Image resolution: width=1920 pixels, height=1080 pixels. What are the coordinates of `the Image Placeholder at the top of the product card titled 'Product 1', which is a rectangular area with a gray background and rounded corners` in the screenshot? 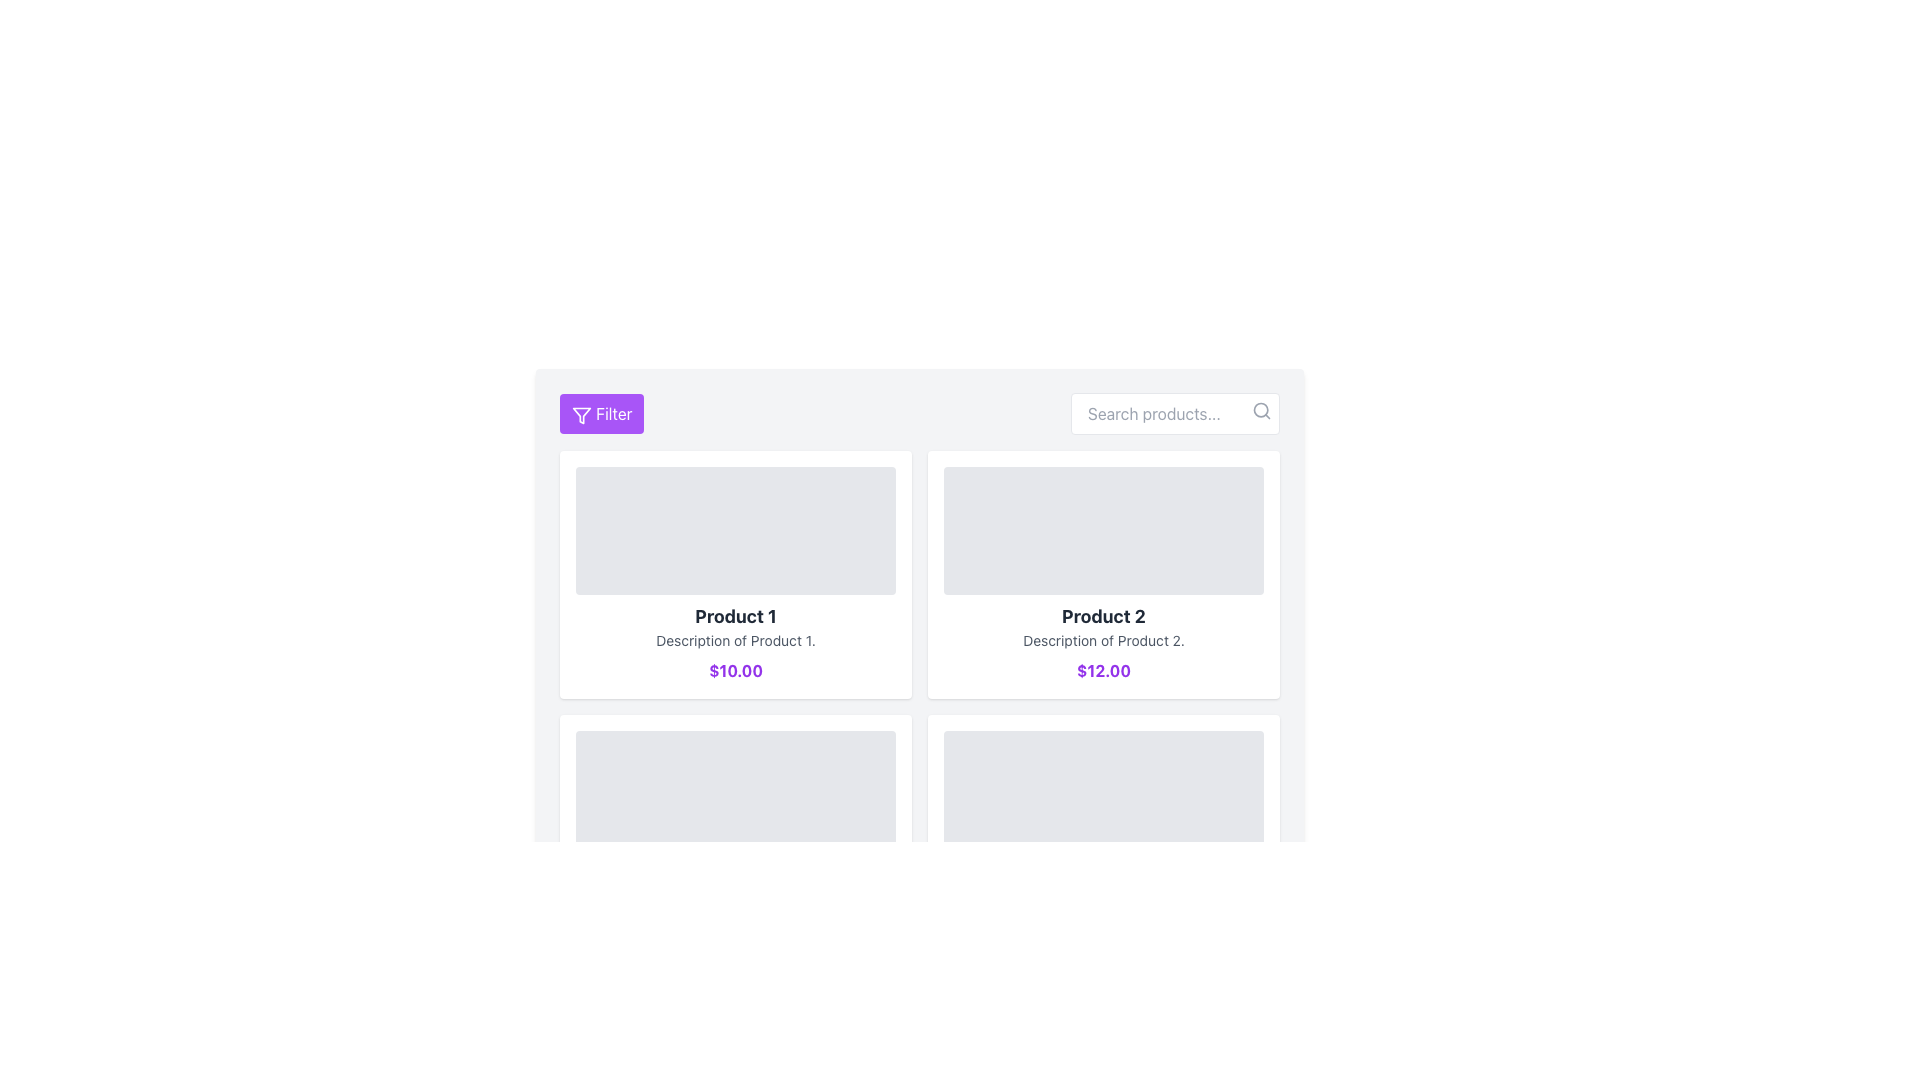 It's located at (734, 530).